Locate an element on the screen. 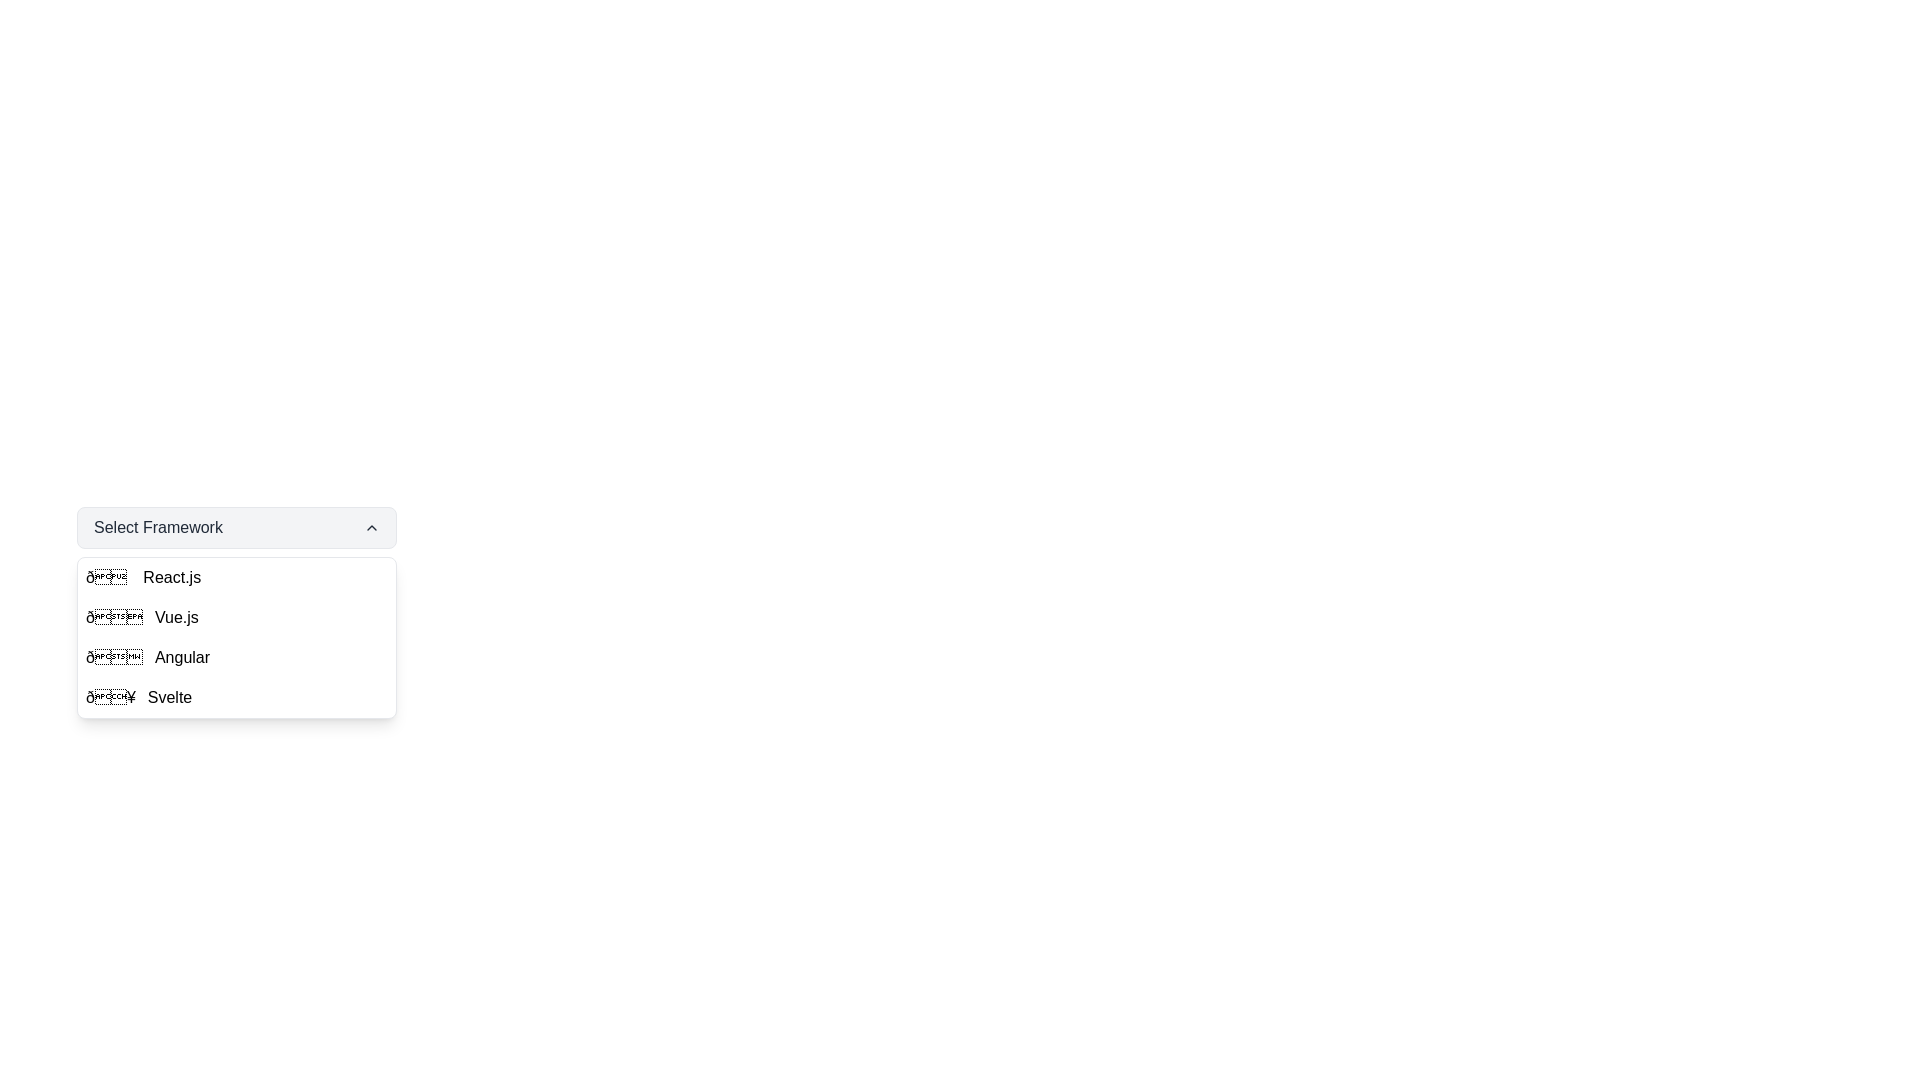 The image size is (1920, 1080). the Vue.js icon in the dropdown menu, which is the leftmost item in the list entry labeled 'Vue.js' is located at coordinates (113, 616).